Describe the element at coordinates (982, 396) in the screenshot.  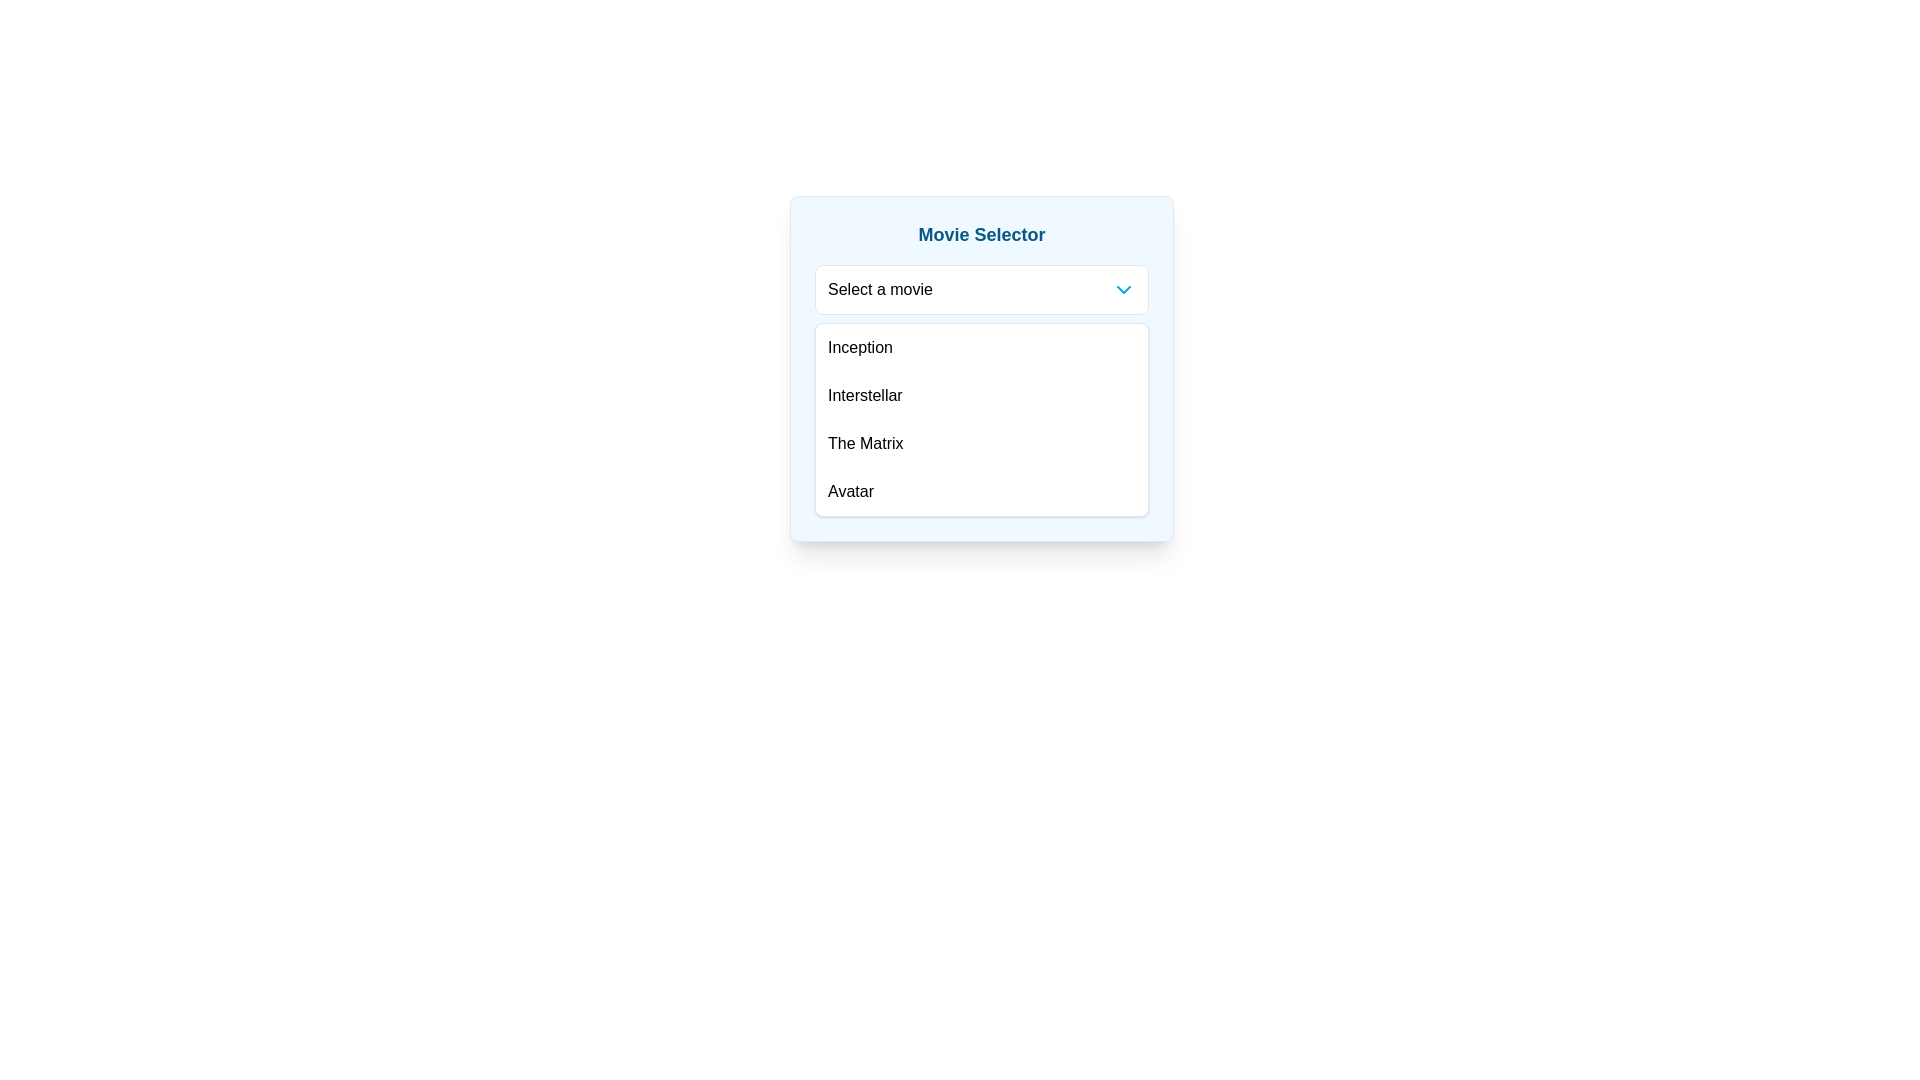
I see `to select the movie 'Interstellar' from the dropdown menu in the Movie Selector section` at that location.